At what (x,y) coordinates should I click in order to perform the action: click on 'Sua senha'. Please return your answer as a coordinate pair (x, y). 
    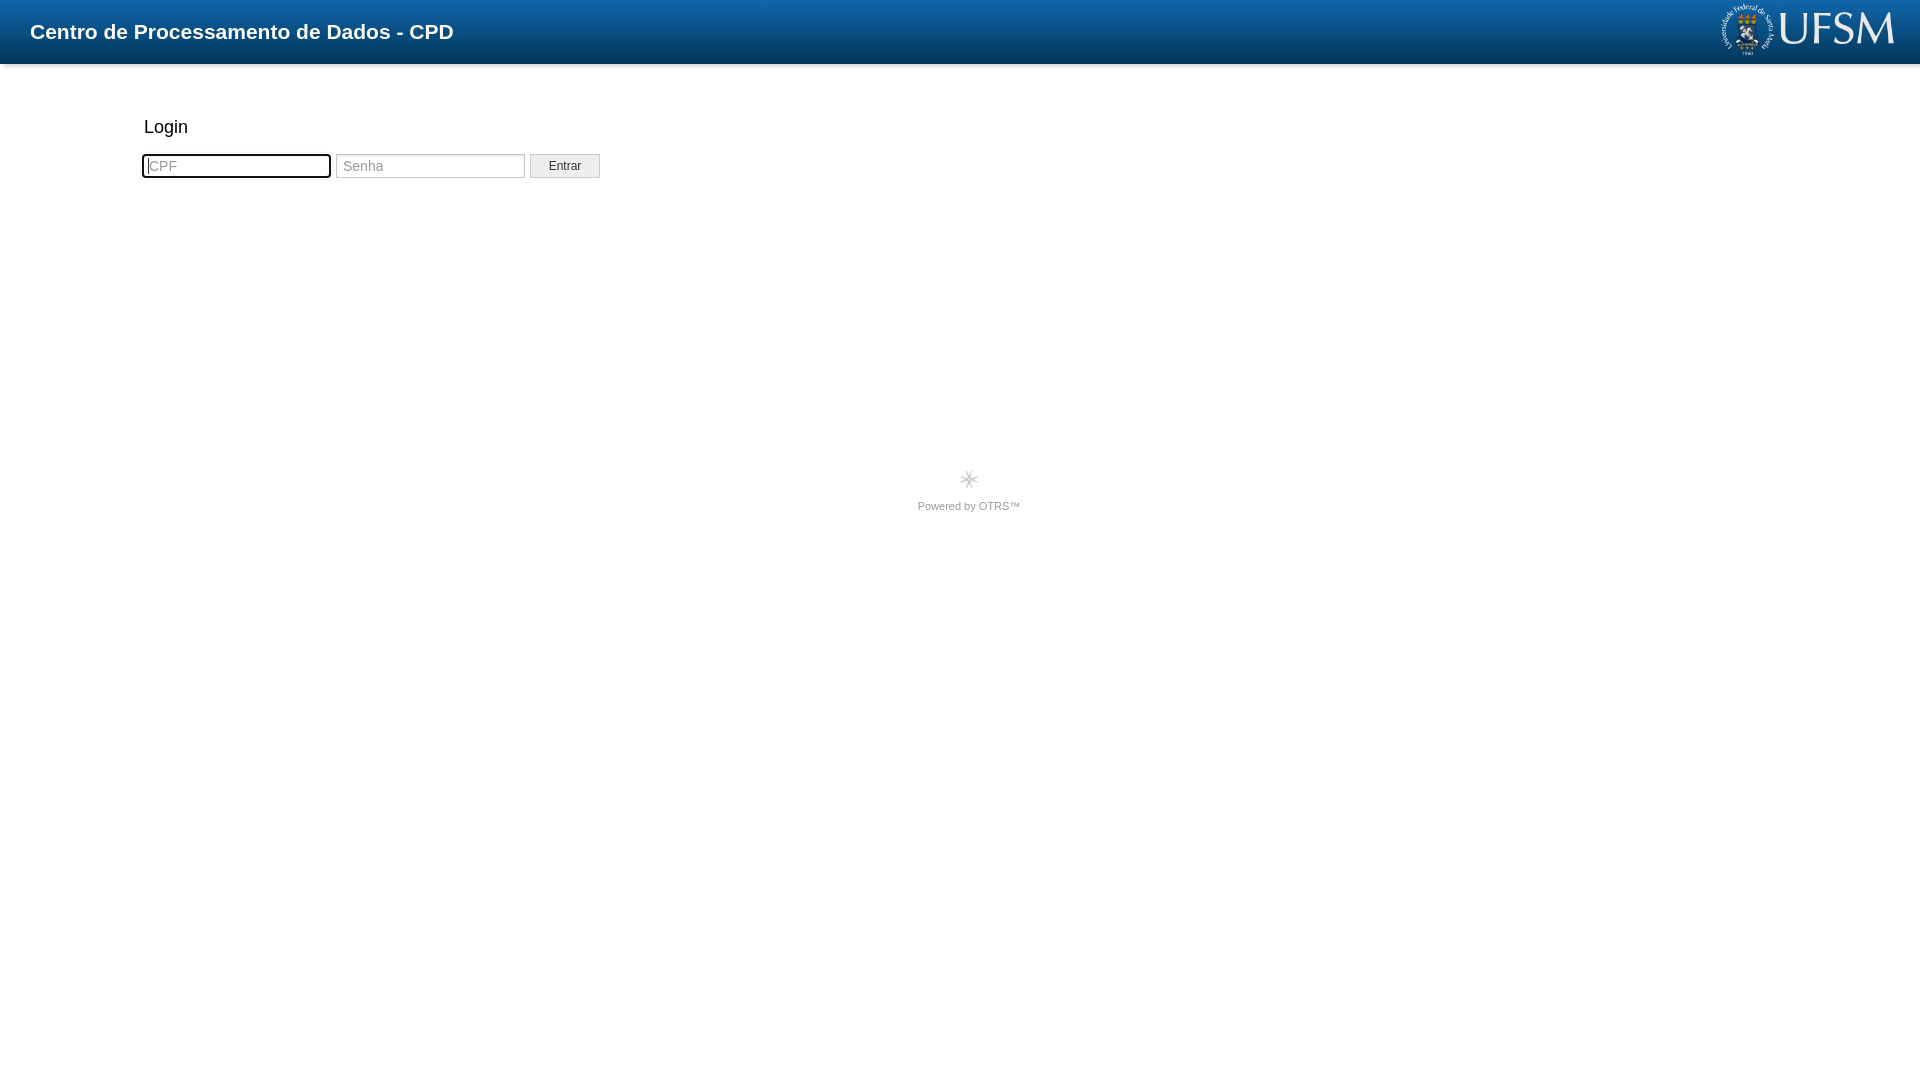
    Looking at the image, I should click on (429, 164).